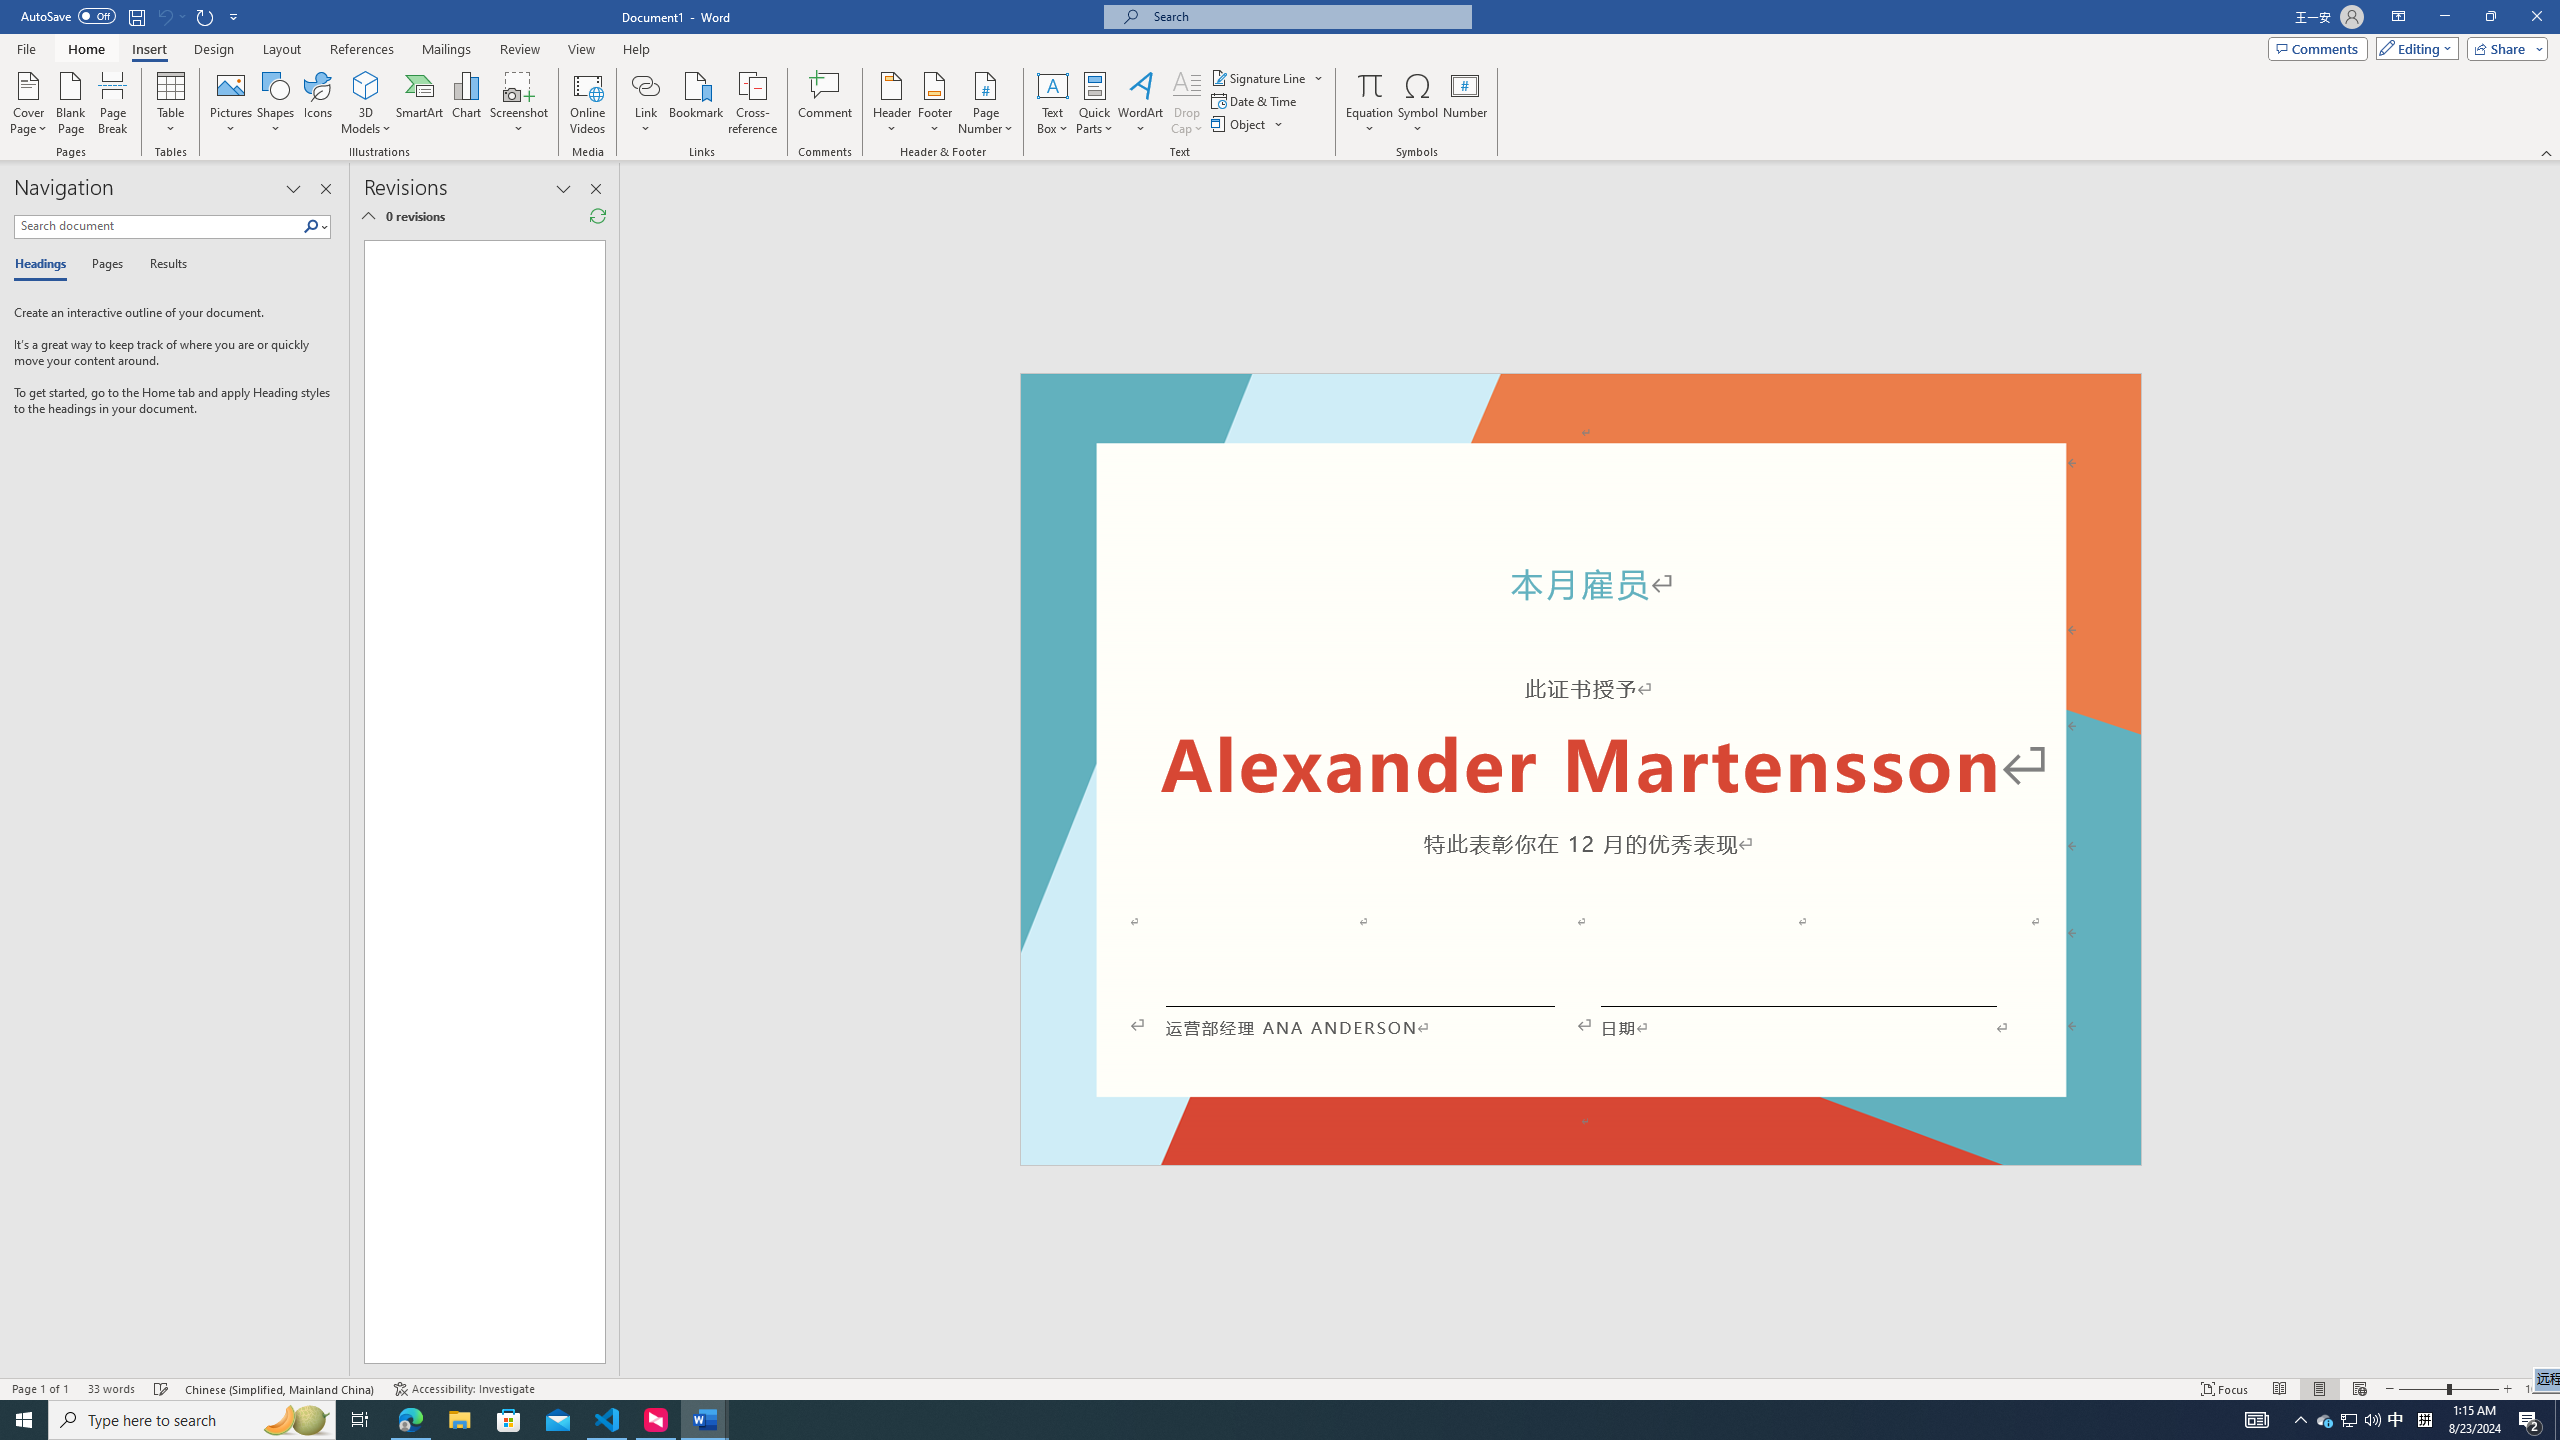 The height and width of the screenshot is (1440, 2560). What do you see at coordinates (317, 103) in the screenshot?
I see `'Icons'` at bounding box center [317, 103].